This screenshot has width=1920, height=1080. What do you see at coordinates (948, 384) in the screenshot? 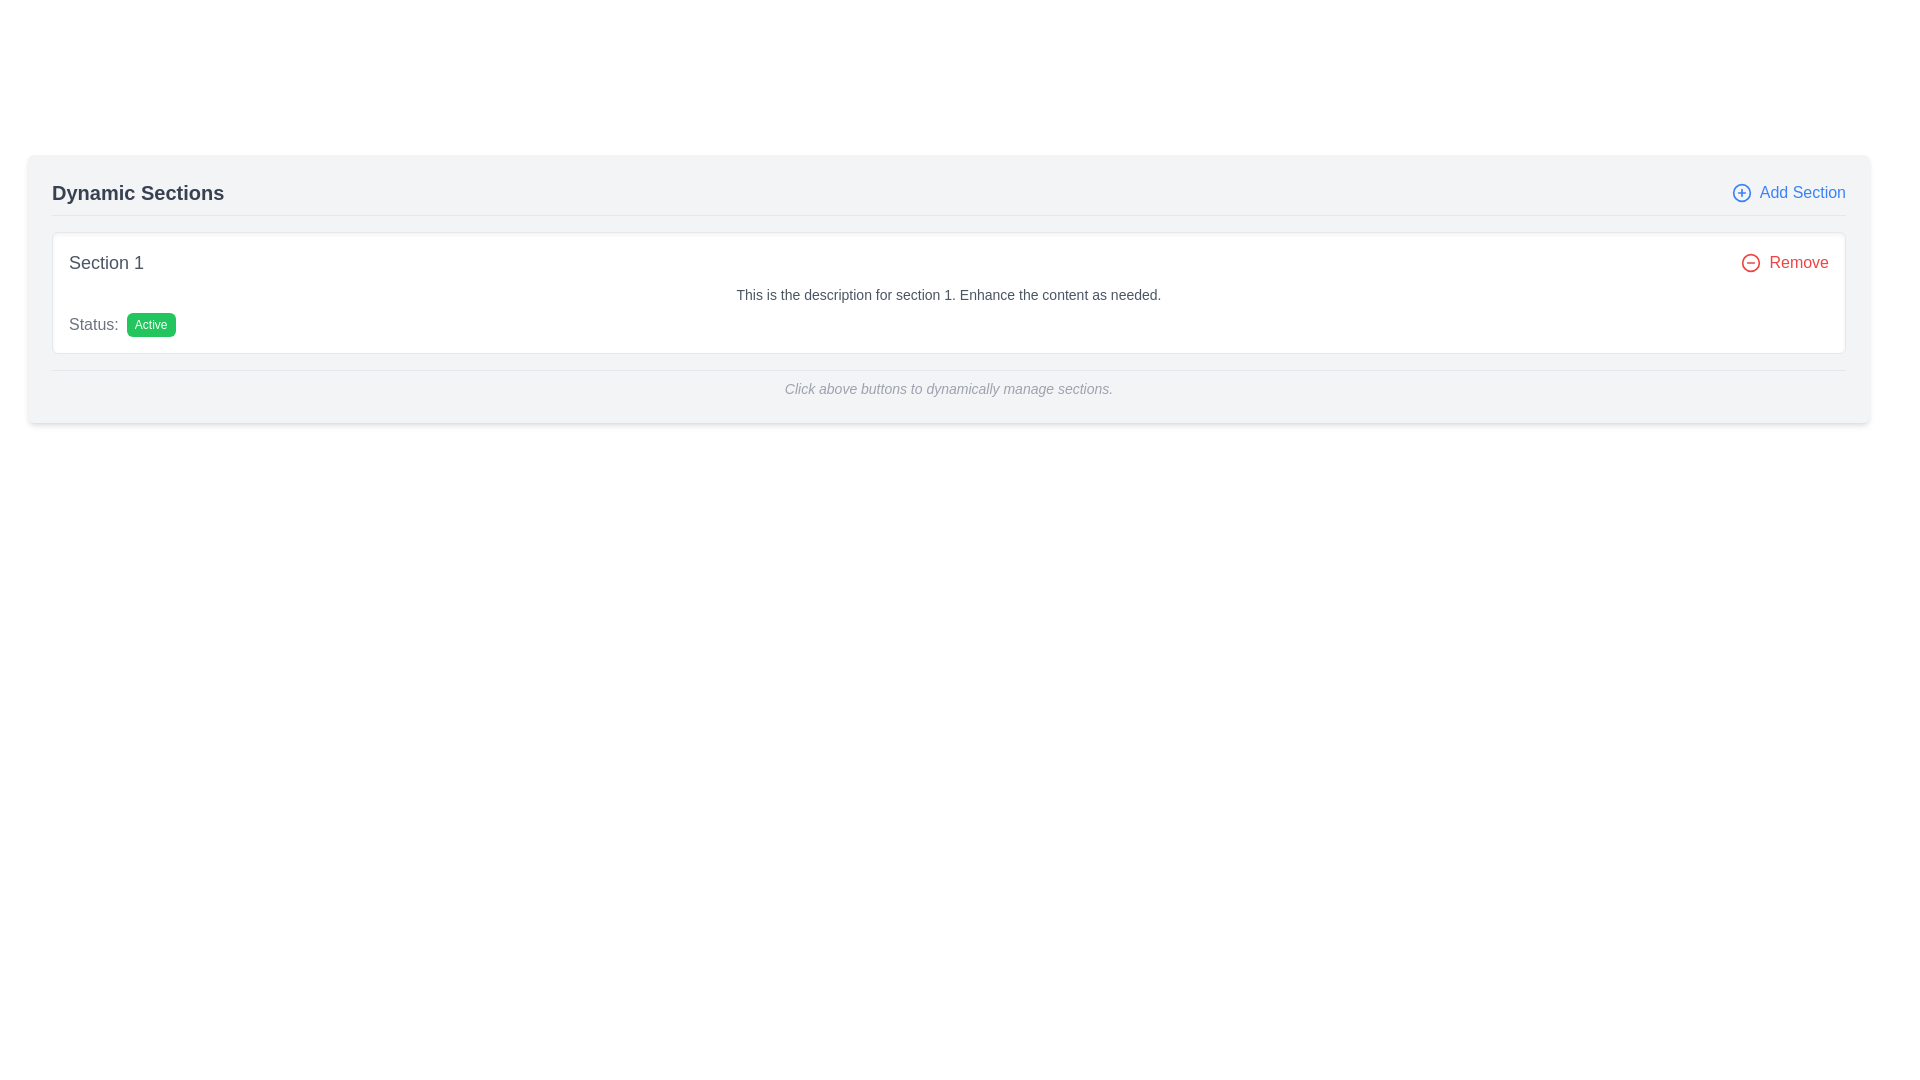
I see `the static text hint that provides guidance about the buttons above it in the interface` at bounding box center [948, 384].